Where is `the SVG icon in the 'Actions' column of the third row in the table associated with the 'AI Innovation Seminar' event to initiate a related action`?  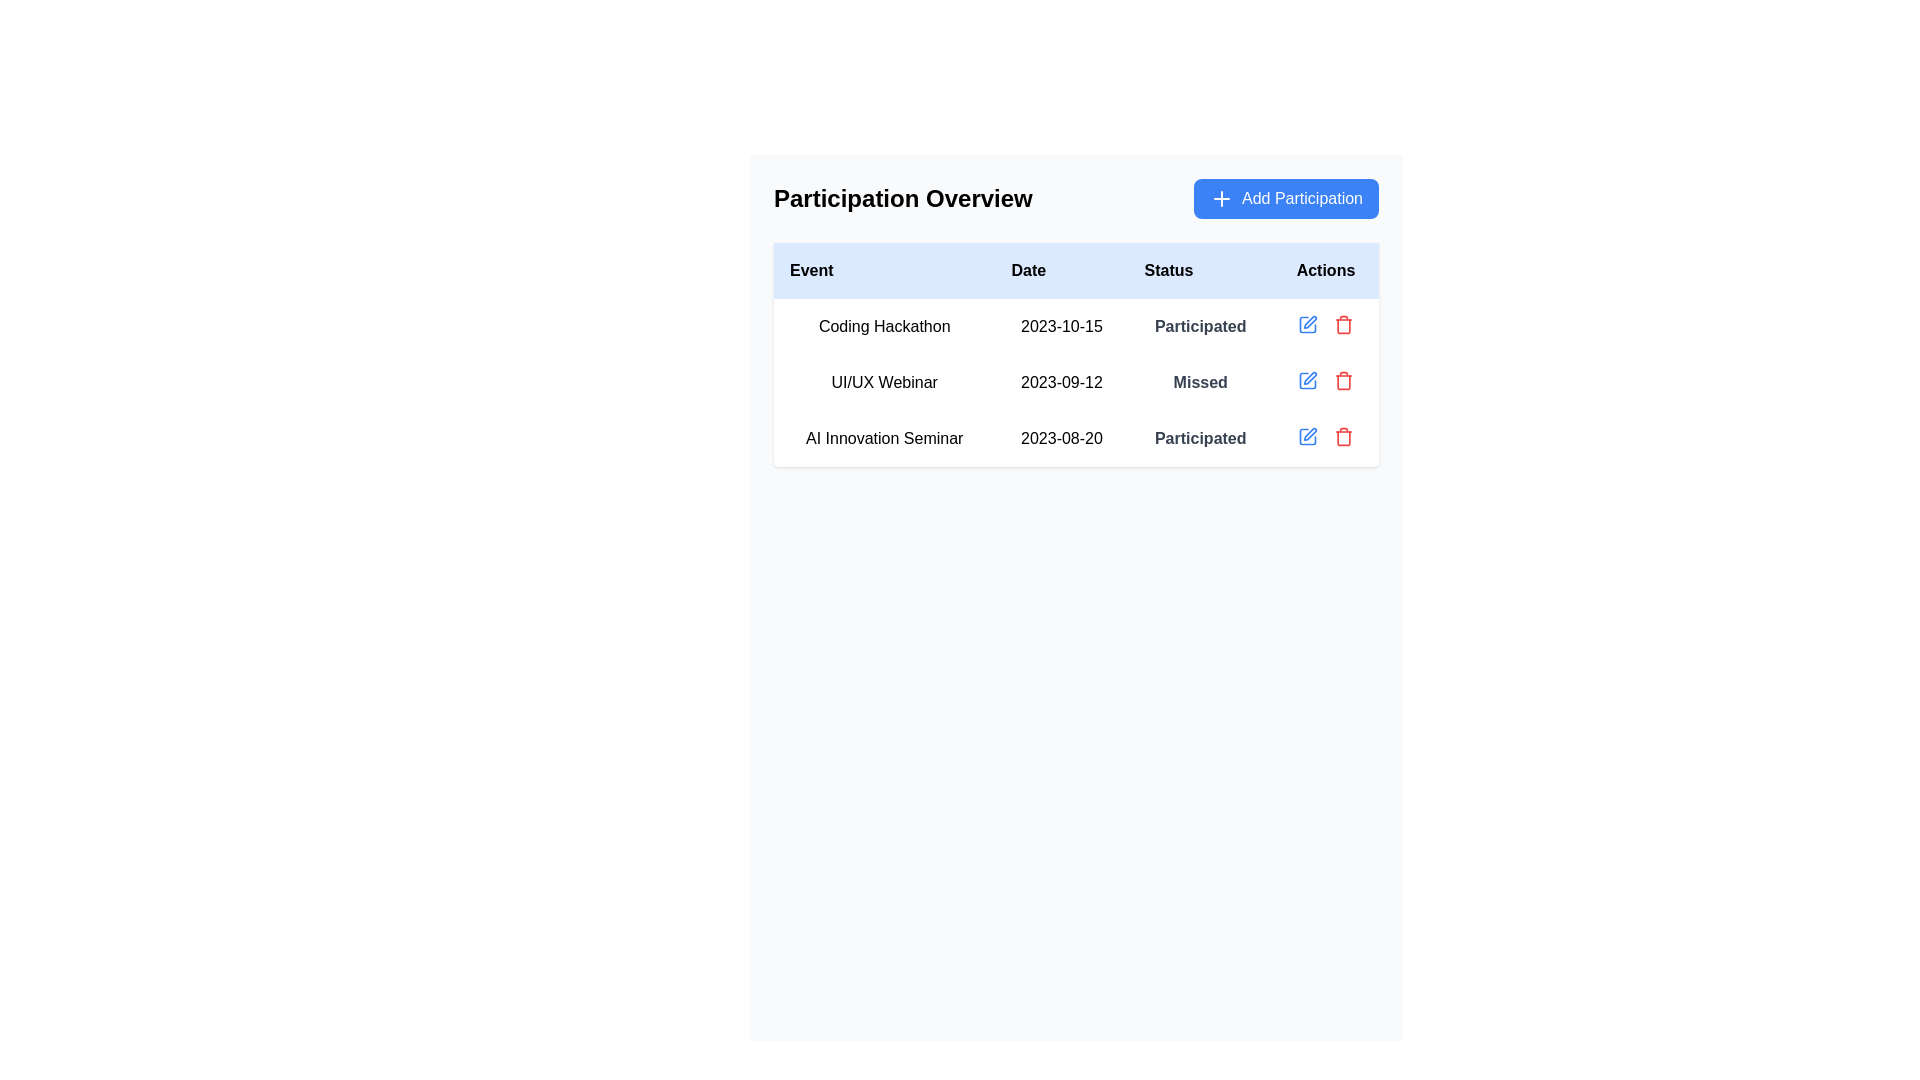 the SVG icon in the 'Actions' column of the third row in the table associated with the 'AI Innovation Seminar' event to initiate a related action is located at coordinates (1307, 435).